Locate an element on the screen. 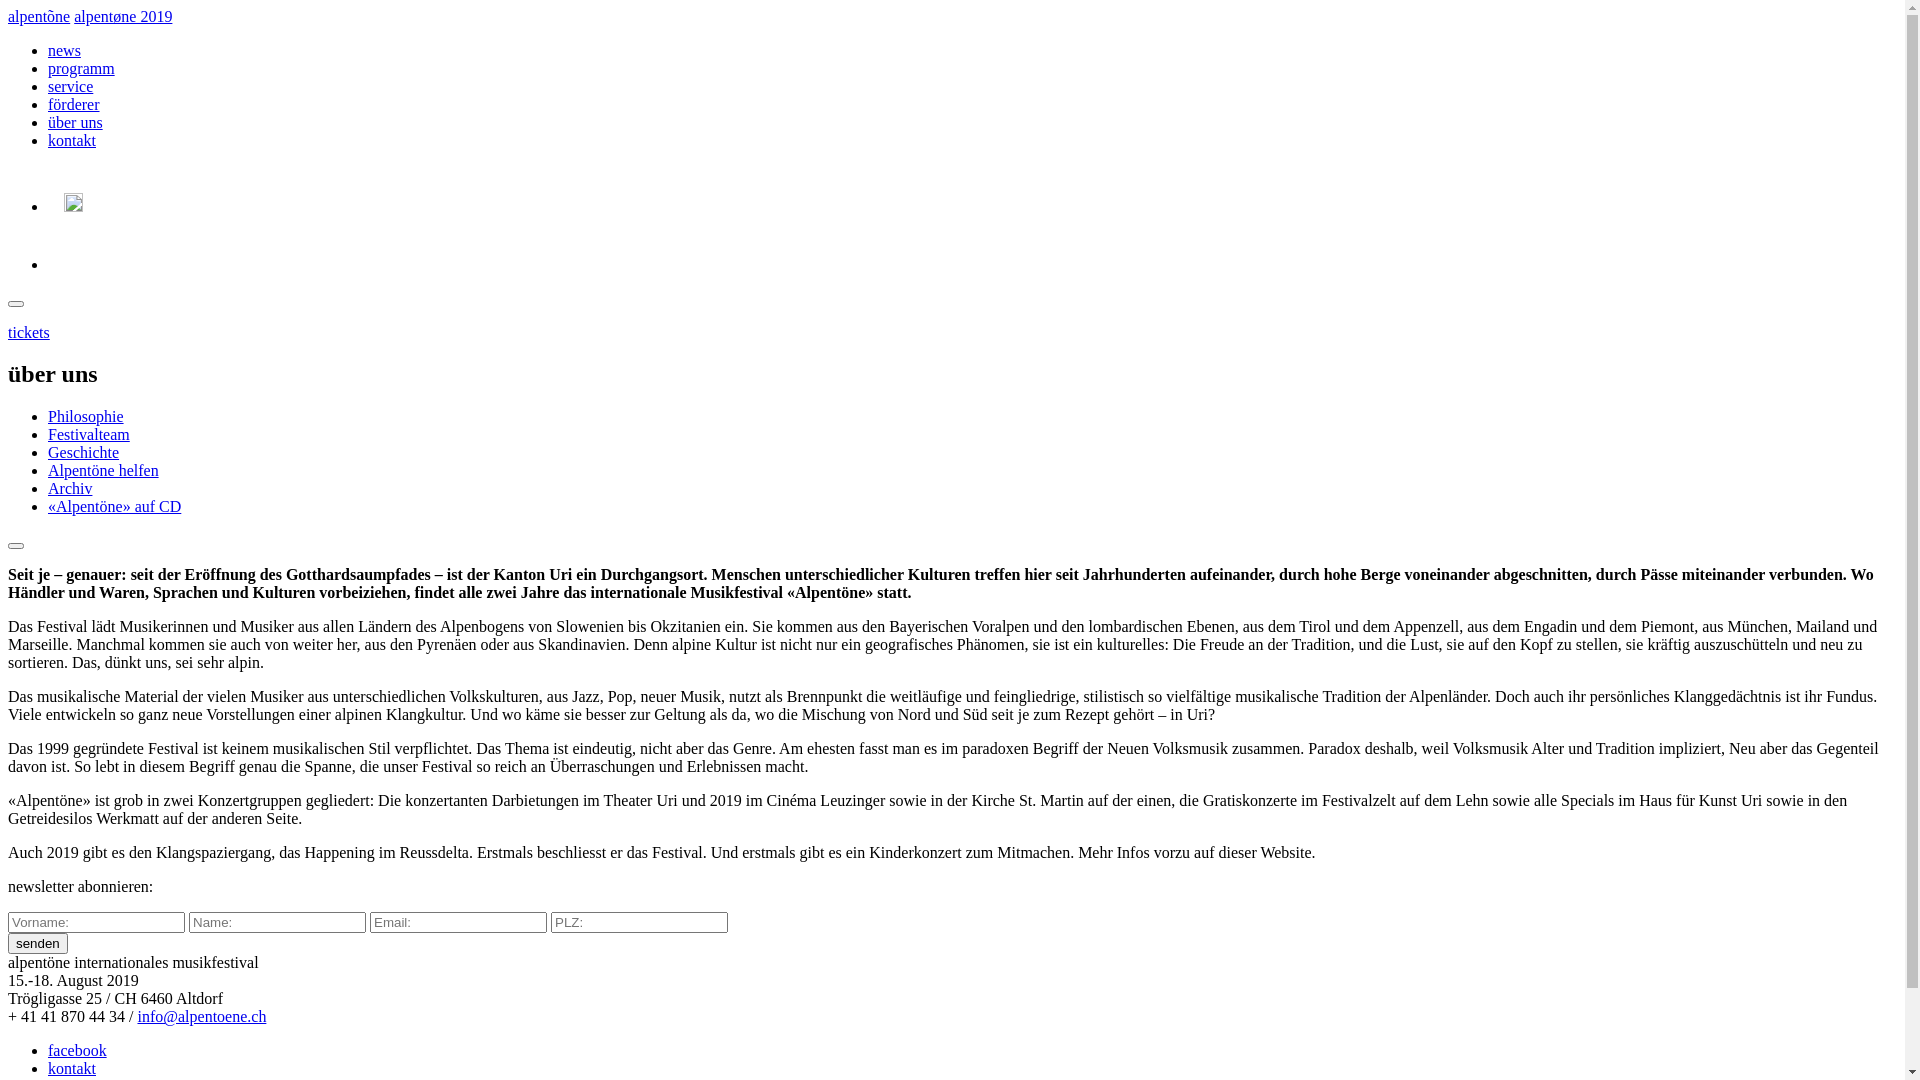  'programm' is located at coordinates (80, 67).